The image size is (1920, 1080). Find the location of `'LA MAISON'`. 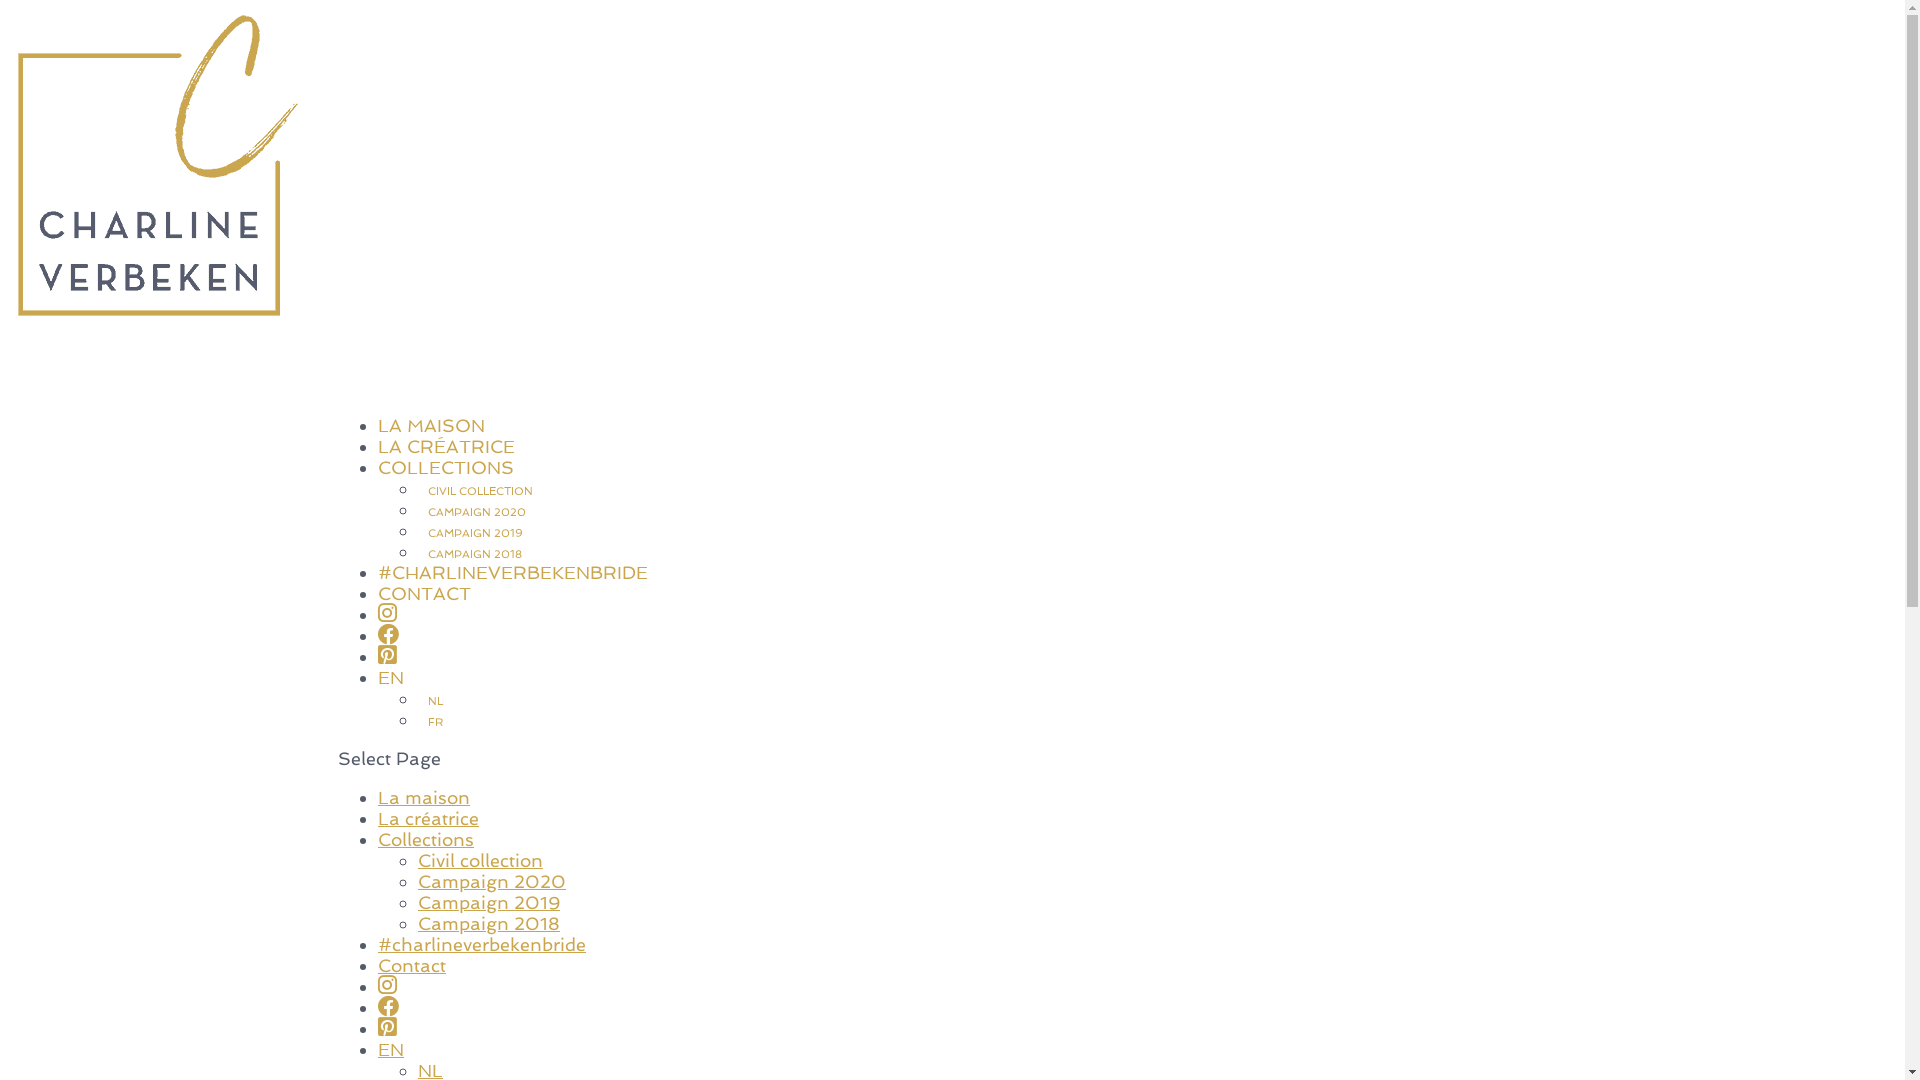

'LA MAISON' is located at coordinates (430, 460).